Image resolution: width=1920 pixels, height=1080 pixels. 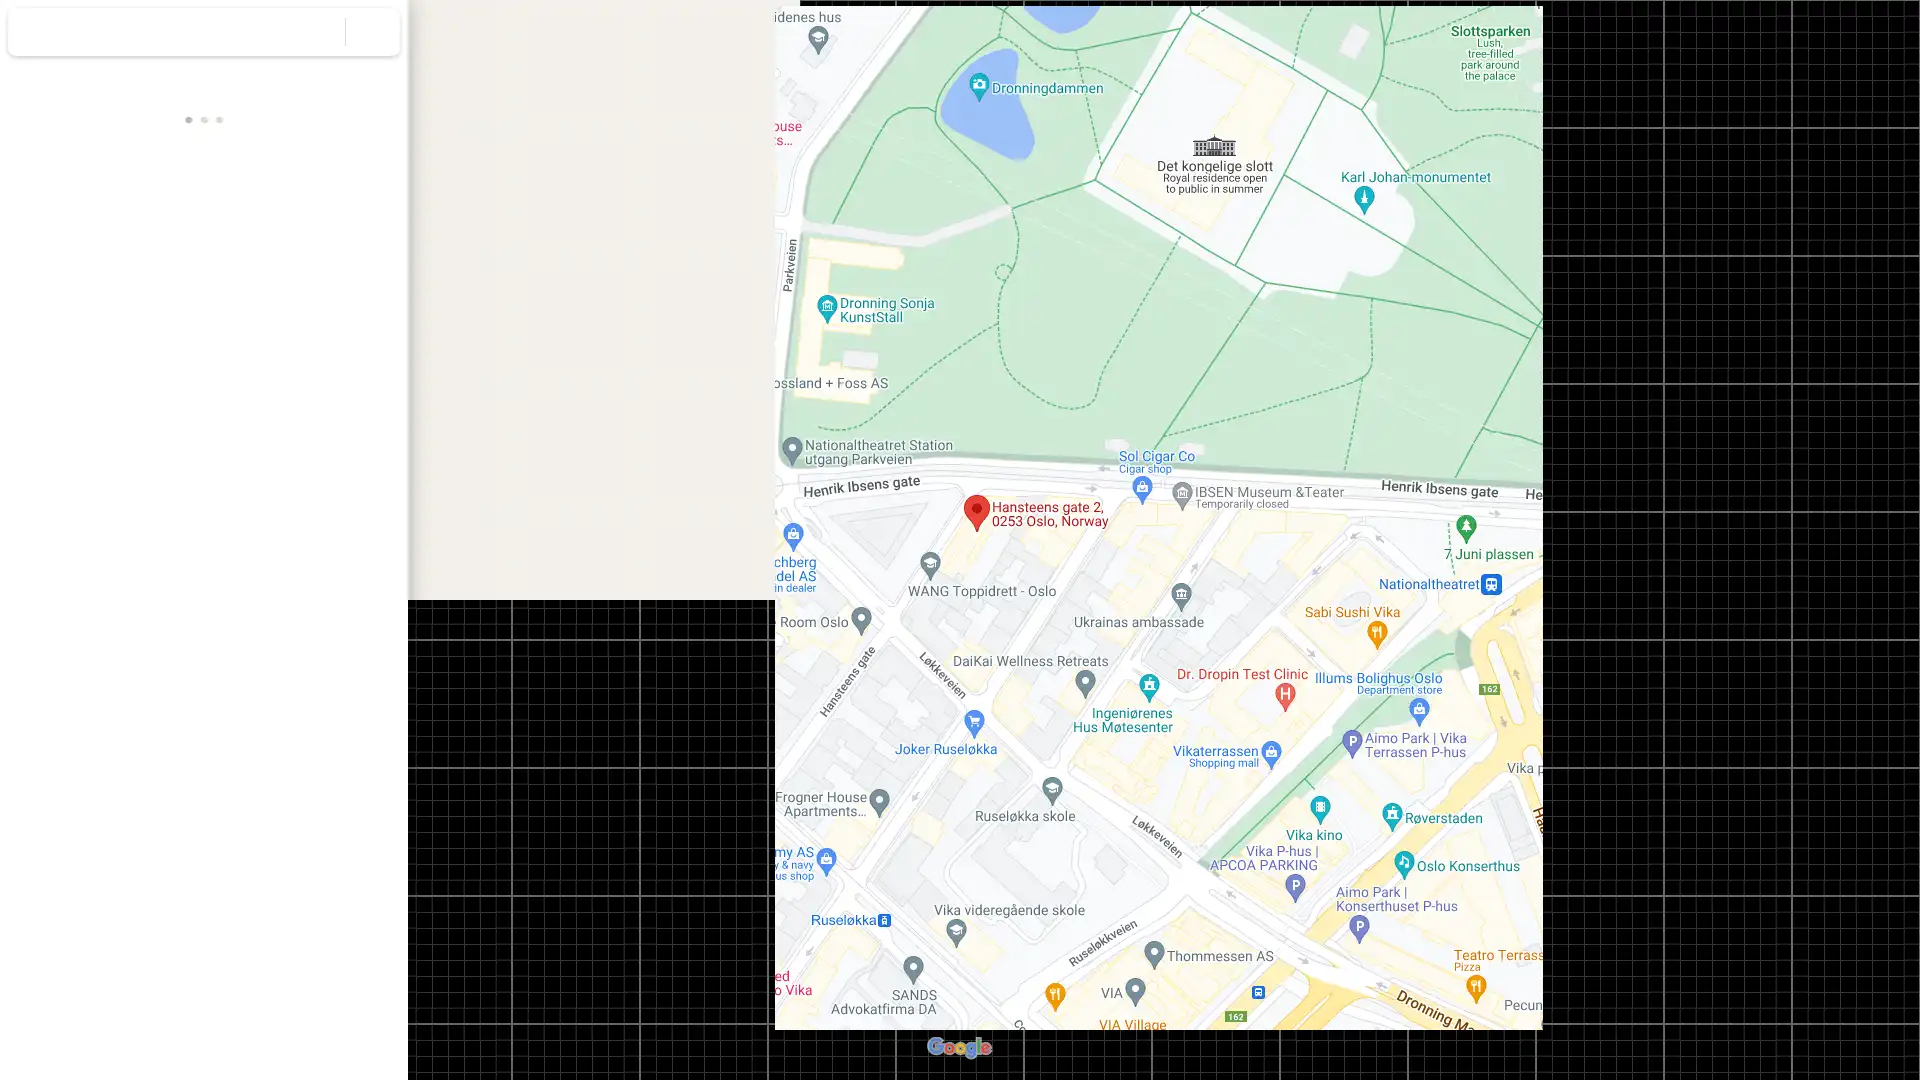 What do you see at coordinates (35, 34) in the screenshot?
I see `Menu` at bounding box center [35, 34].